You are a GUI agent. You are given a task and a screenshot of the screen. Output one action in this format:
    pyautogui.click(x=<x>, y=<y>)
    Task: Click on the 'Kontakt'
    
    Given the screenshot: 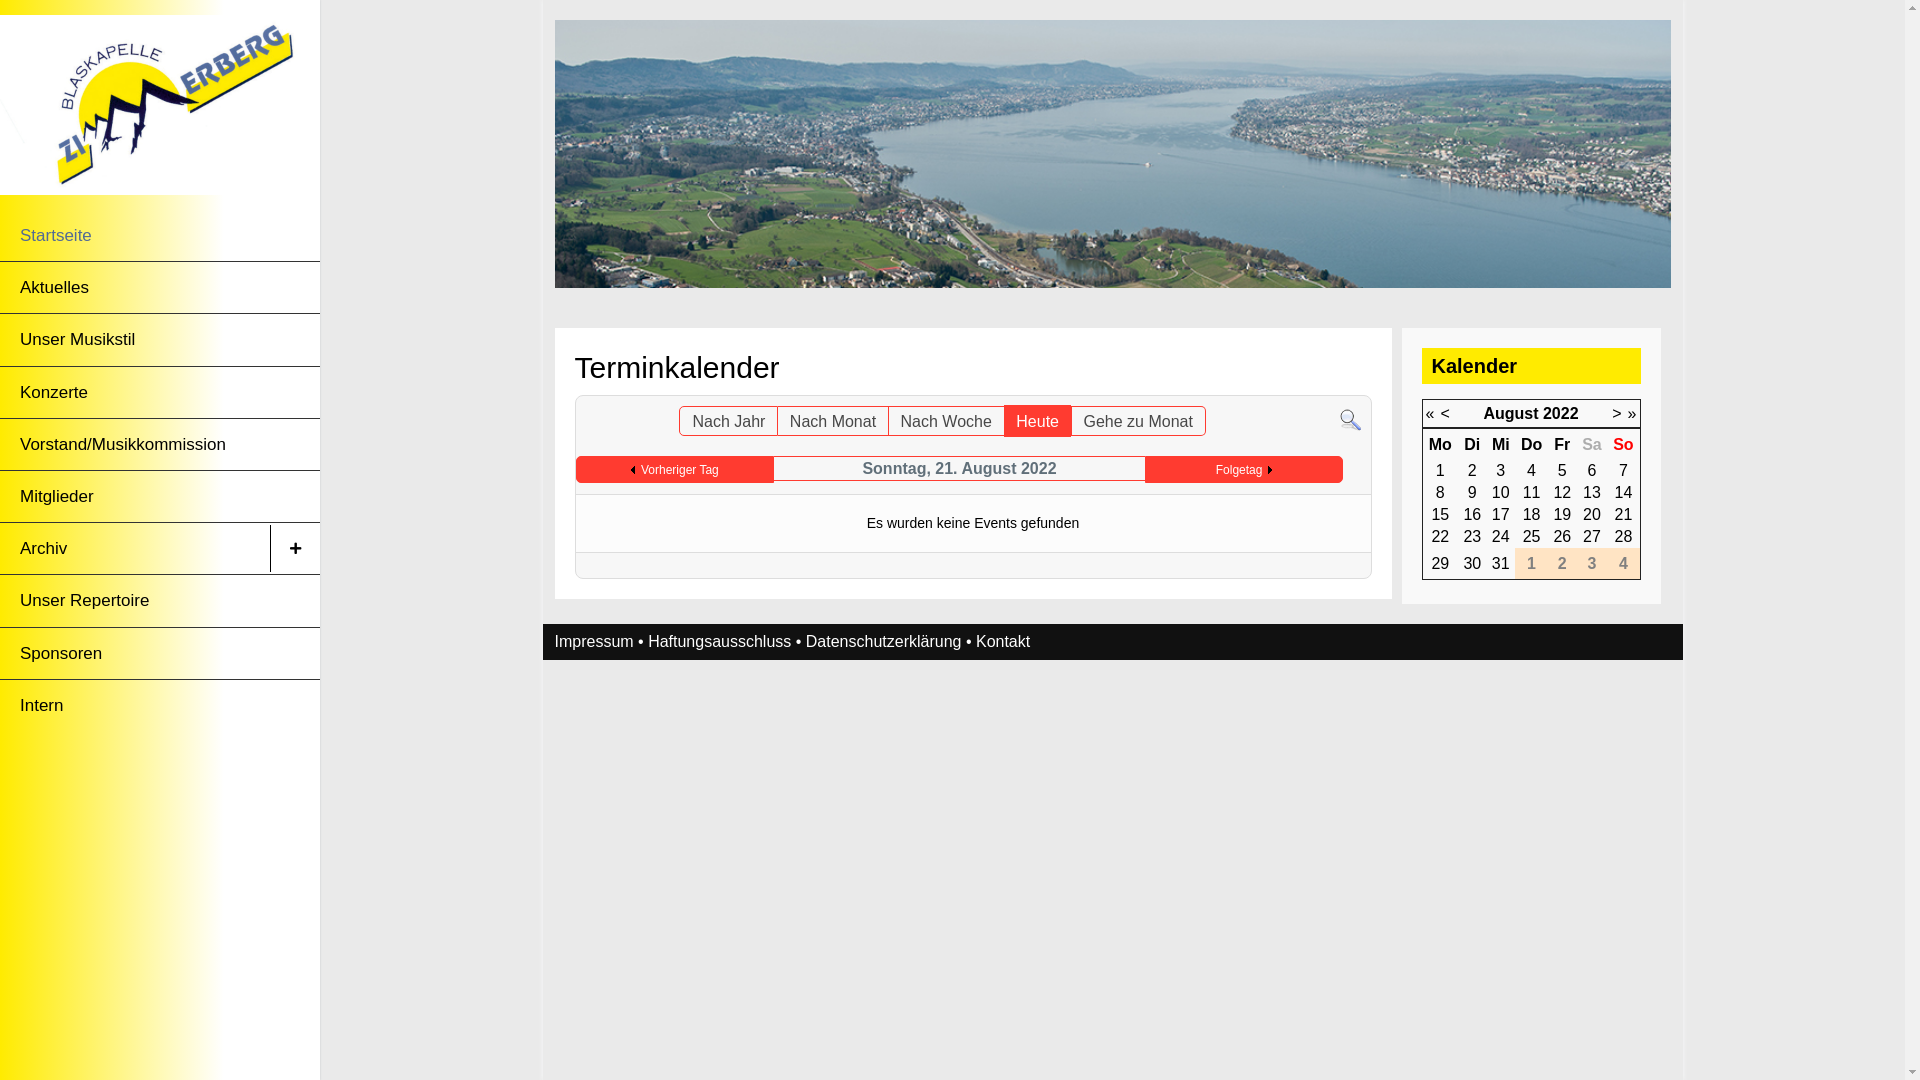 What is the action you would take?
    pyautogui.click(x=1003, y=641)
    